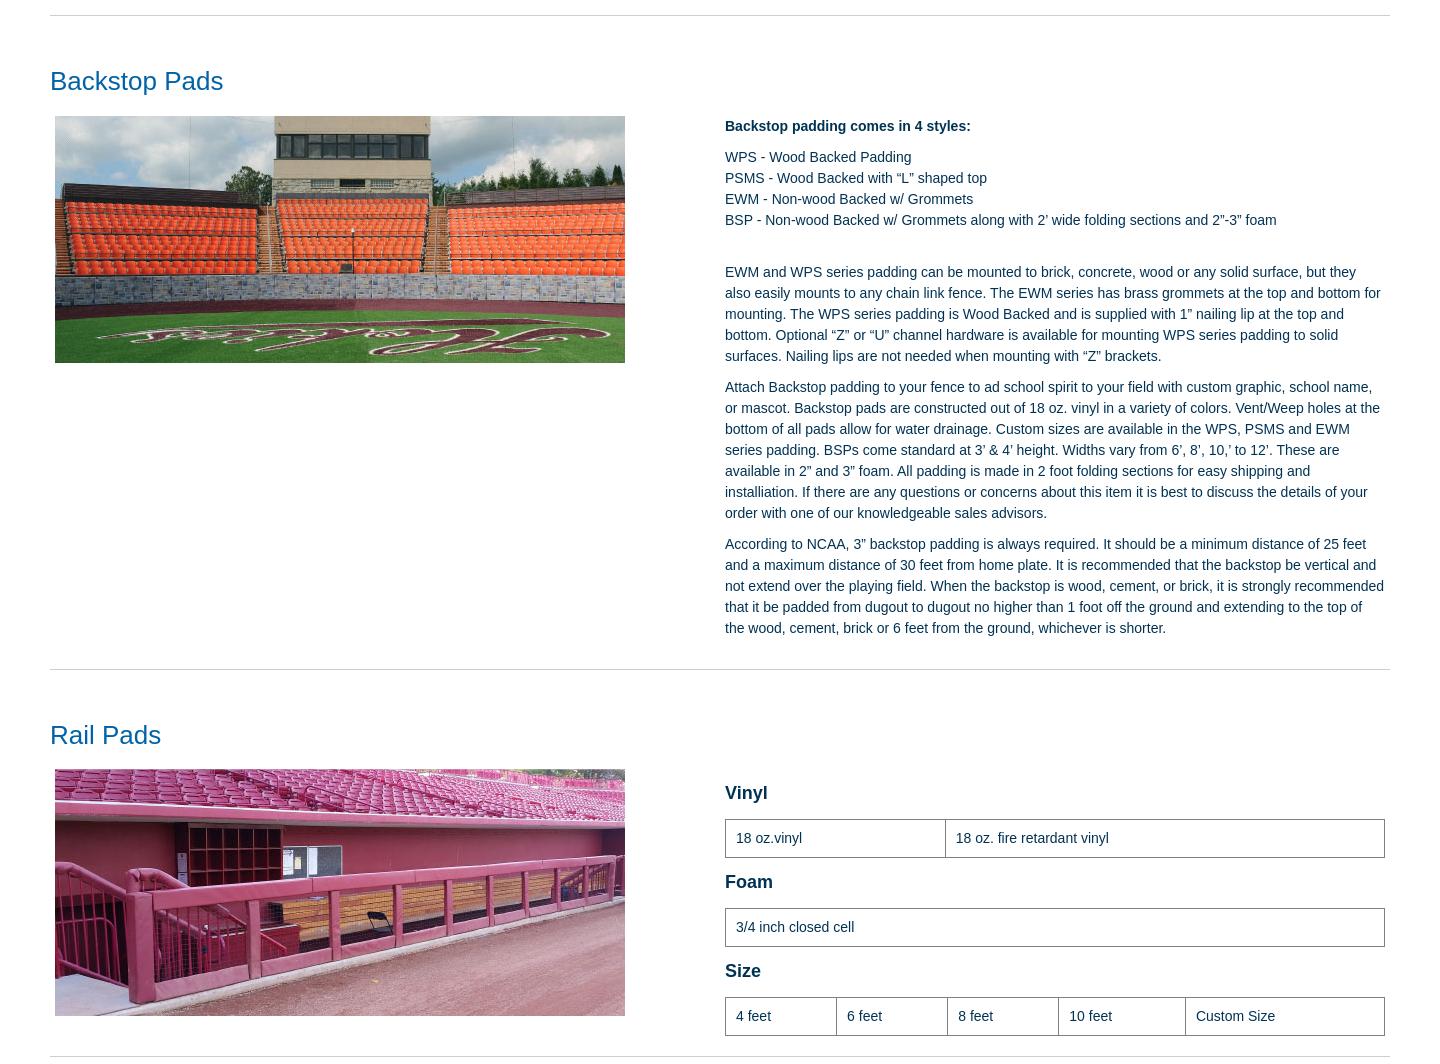 The height and width of the screenshot is (1064, 1440). Describe the element at coordinates (818, 155) in the screenshot. I see `'WPS - Wood Backed Padding'` at that location.